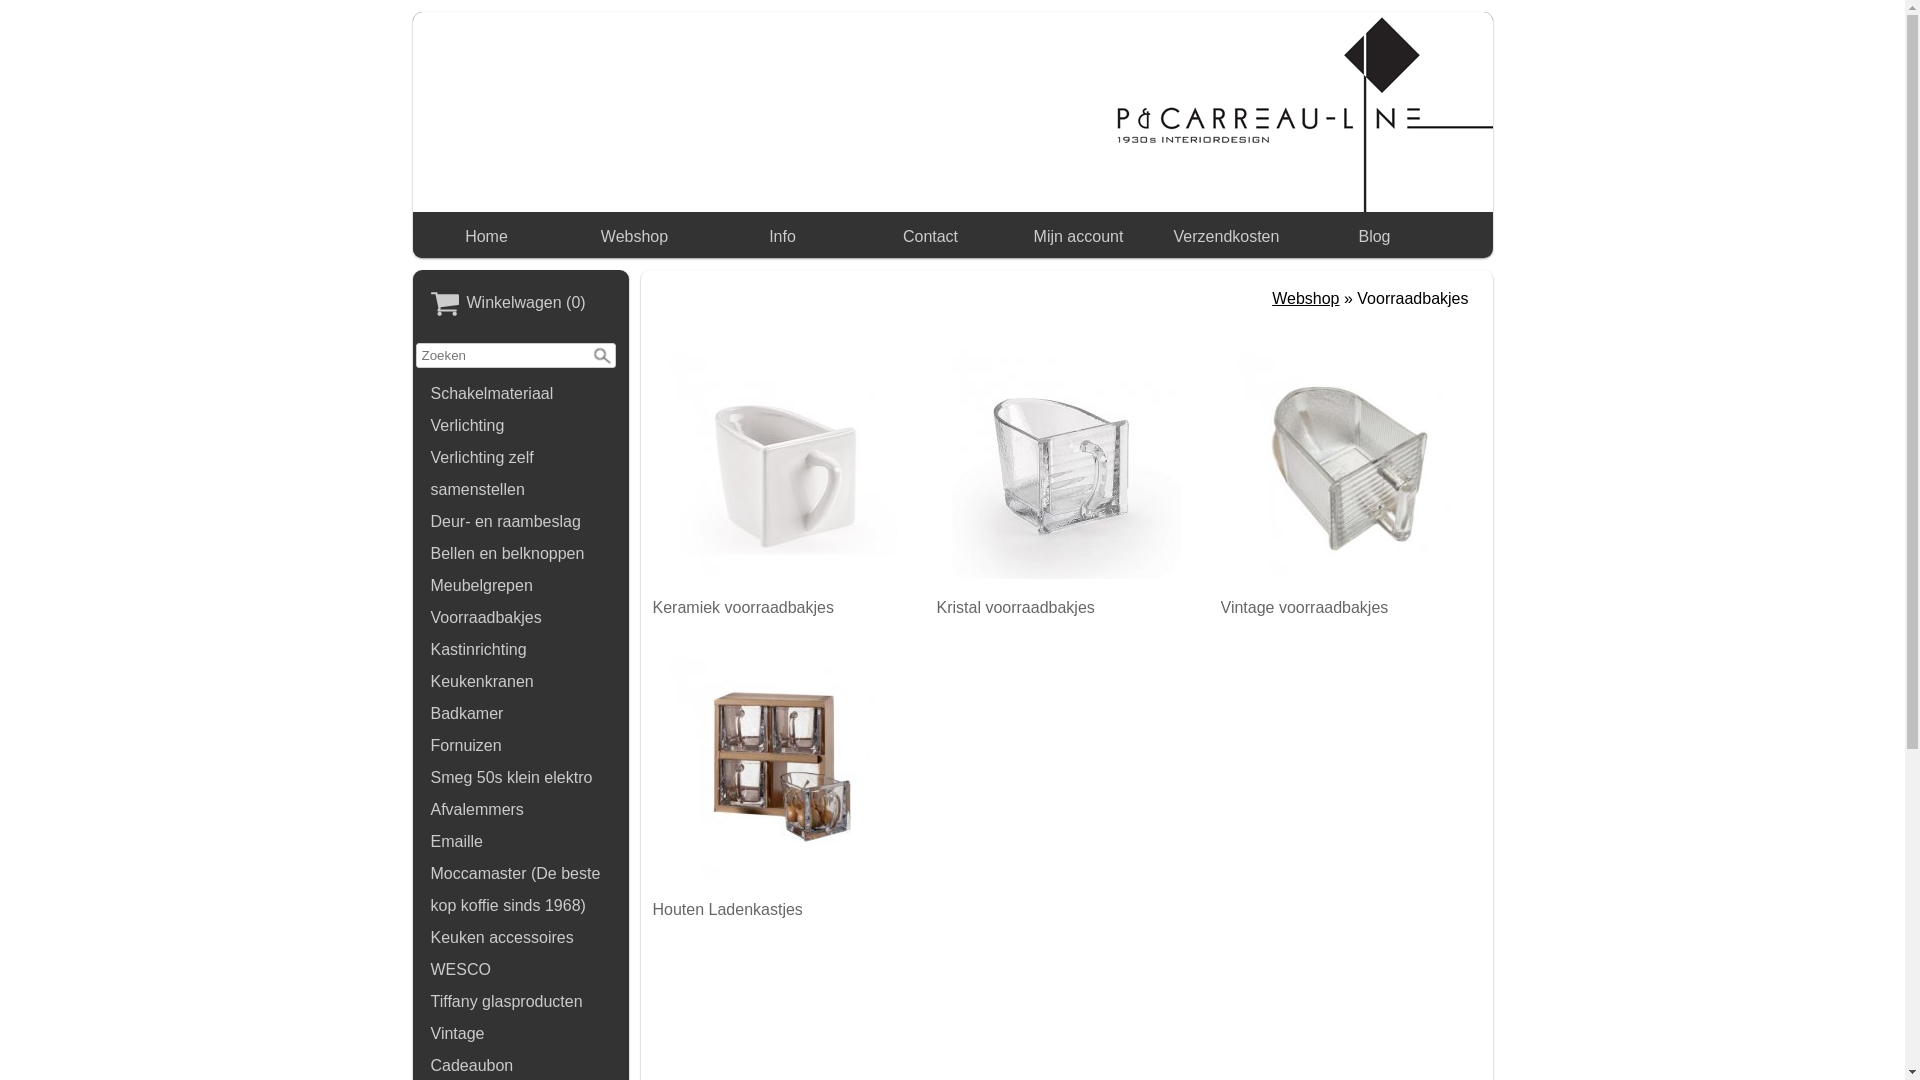  Describe the element at coordinates (1226, 235) in the screenshot. I see `'Verzendkosten'` at that location.